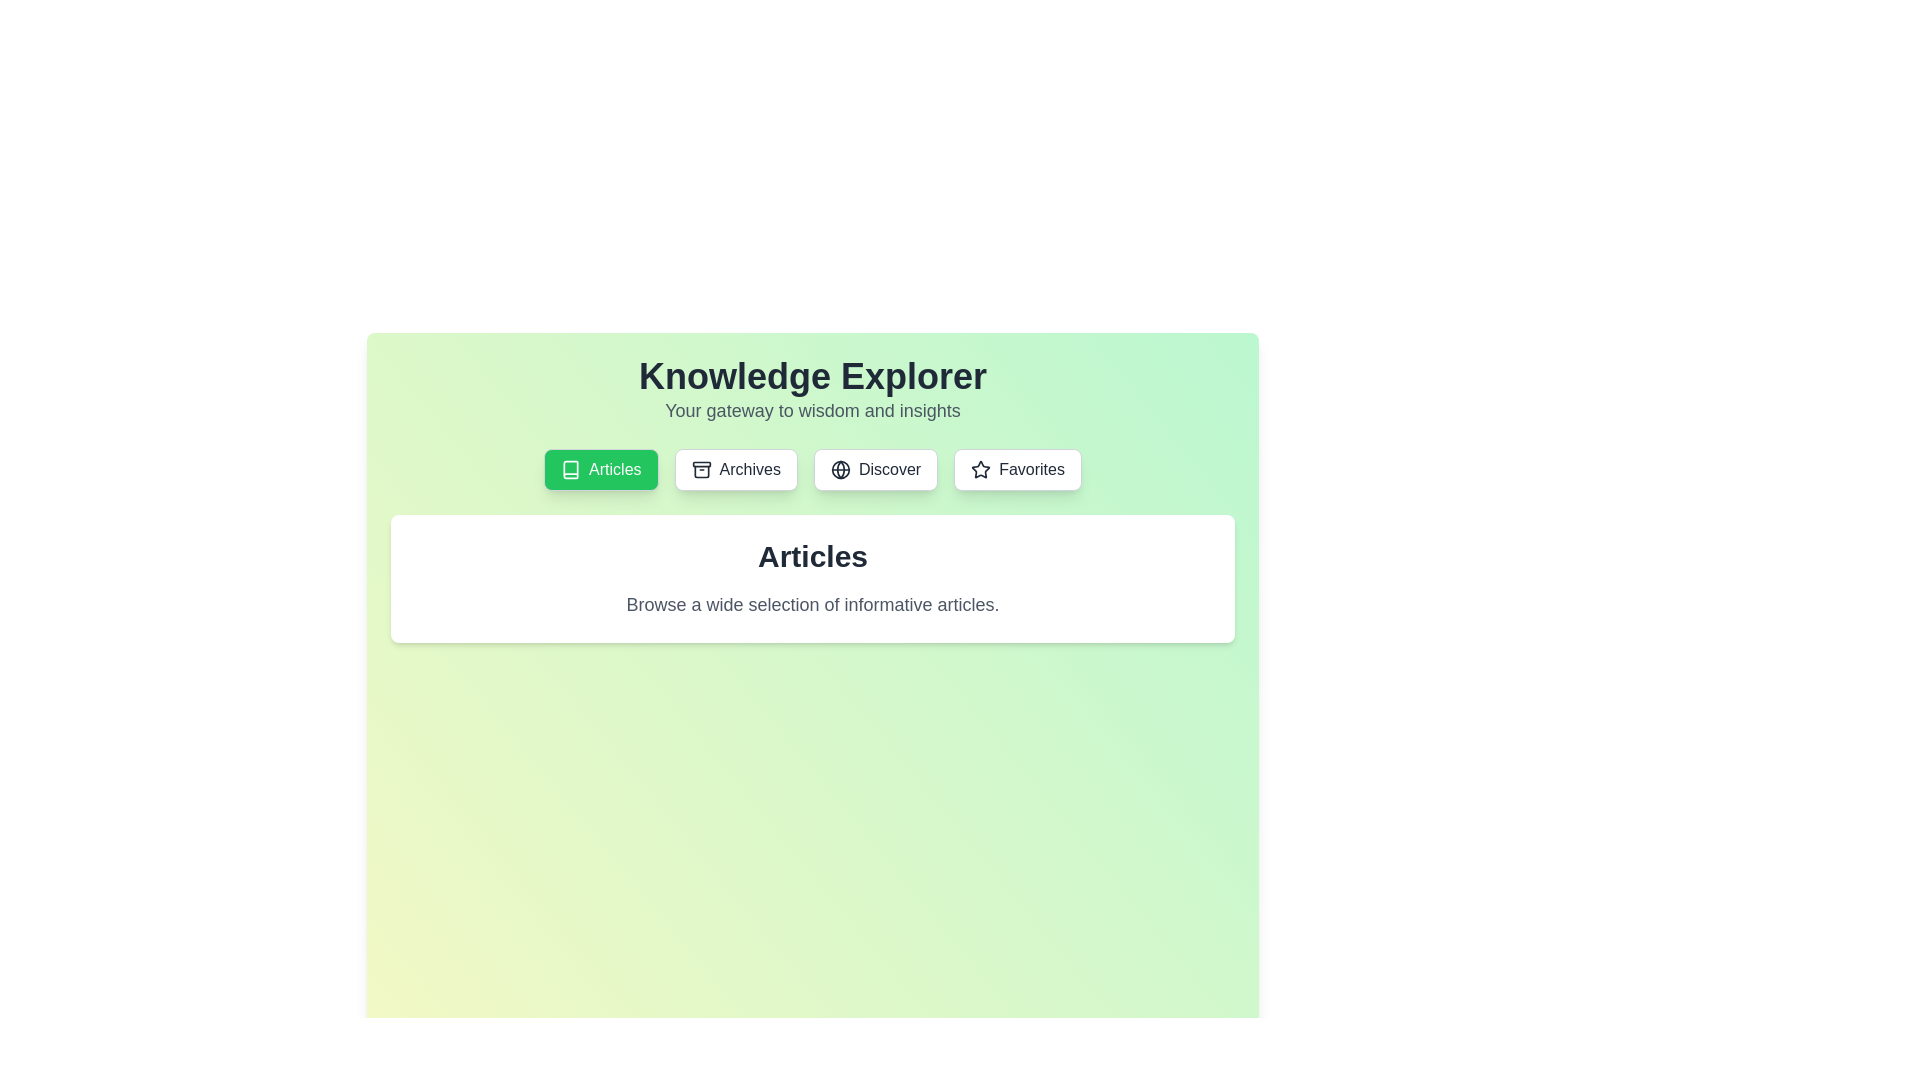  I want to click on the tab labeled Articles, so click(599, 470).